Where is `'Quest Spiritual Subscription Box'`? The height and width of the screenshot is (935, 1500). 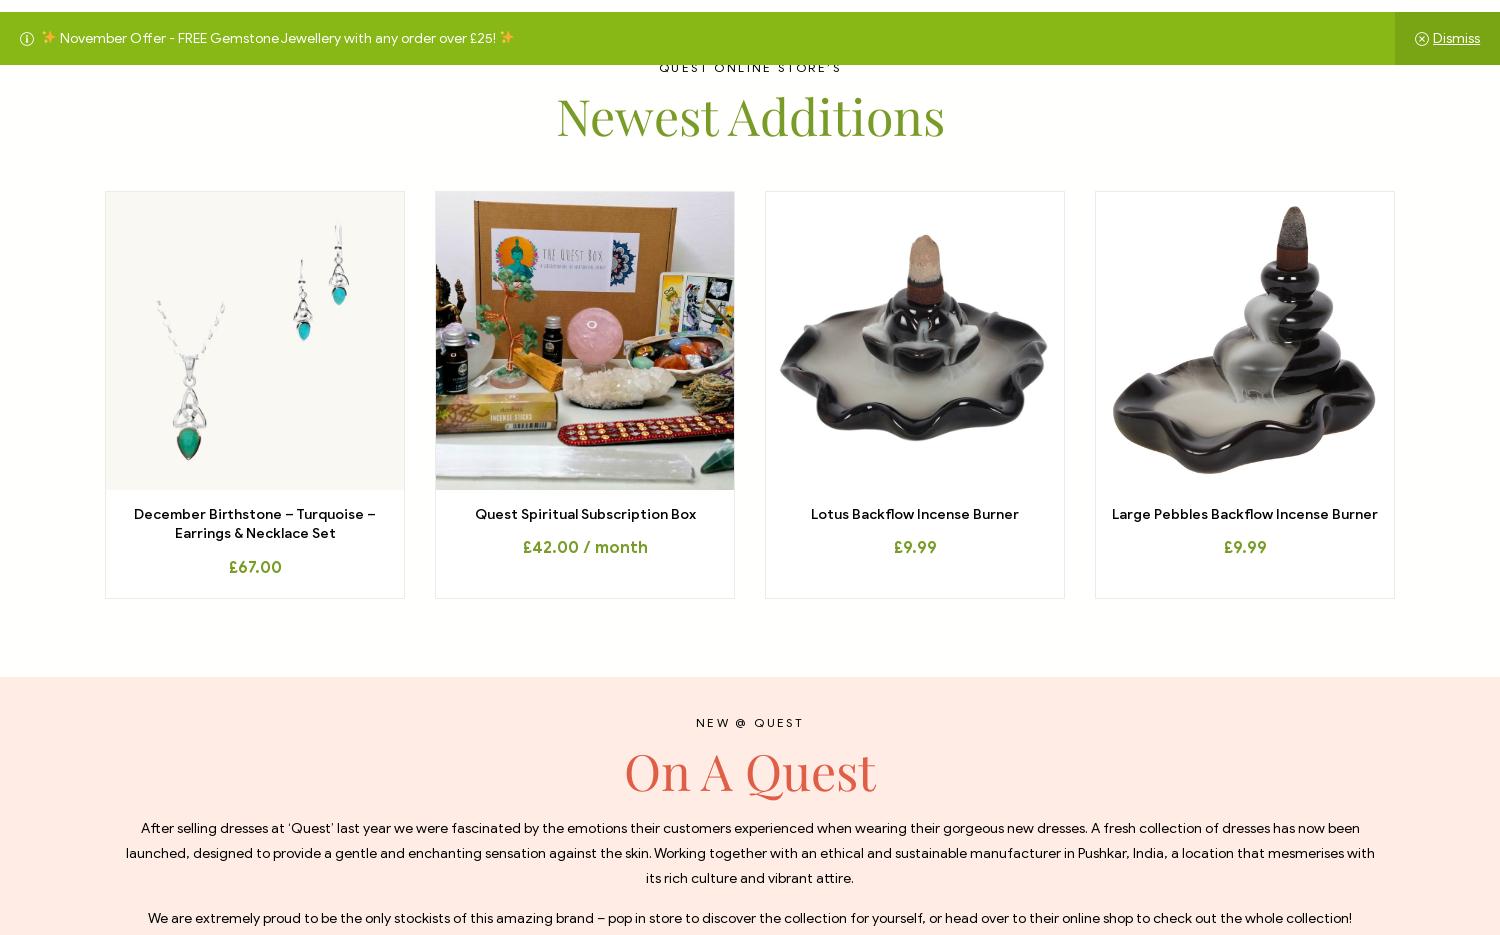
'Quest Spiritual Subscription Box' is located at coordinates (583, 512).